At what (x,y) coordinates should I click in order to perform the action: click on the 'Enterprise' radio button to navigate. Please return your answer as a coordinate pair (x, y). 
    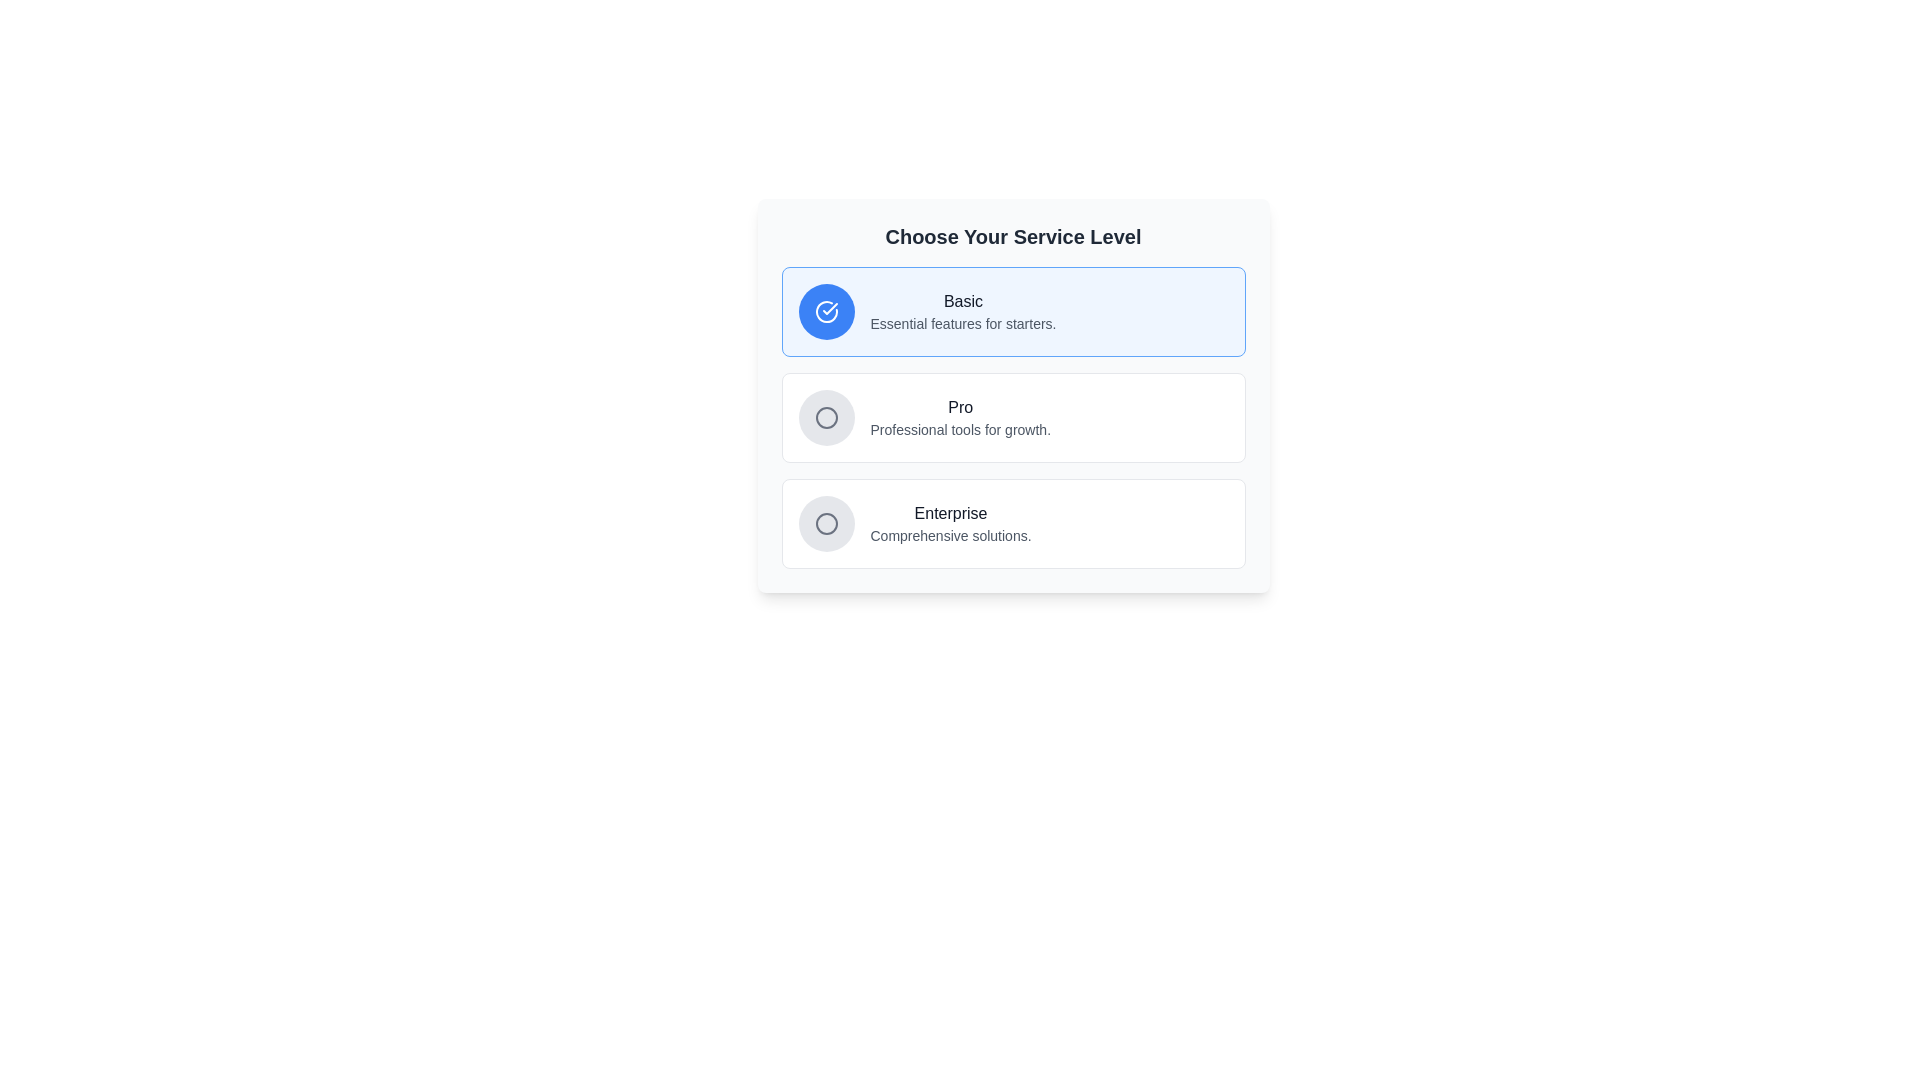
    Looking at the image, I should click on (826, 523).